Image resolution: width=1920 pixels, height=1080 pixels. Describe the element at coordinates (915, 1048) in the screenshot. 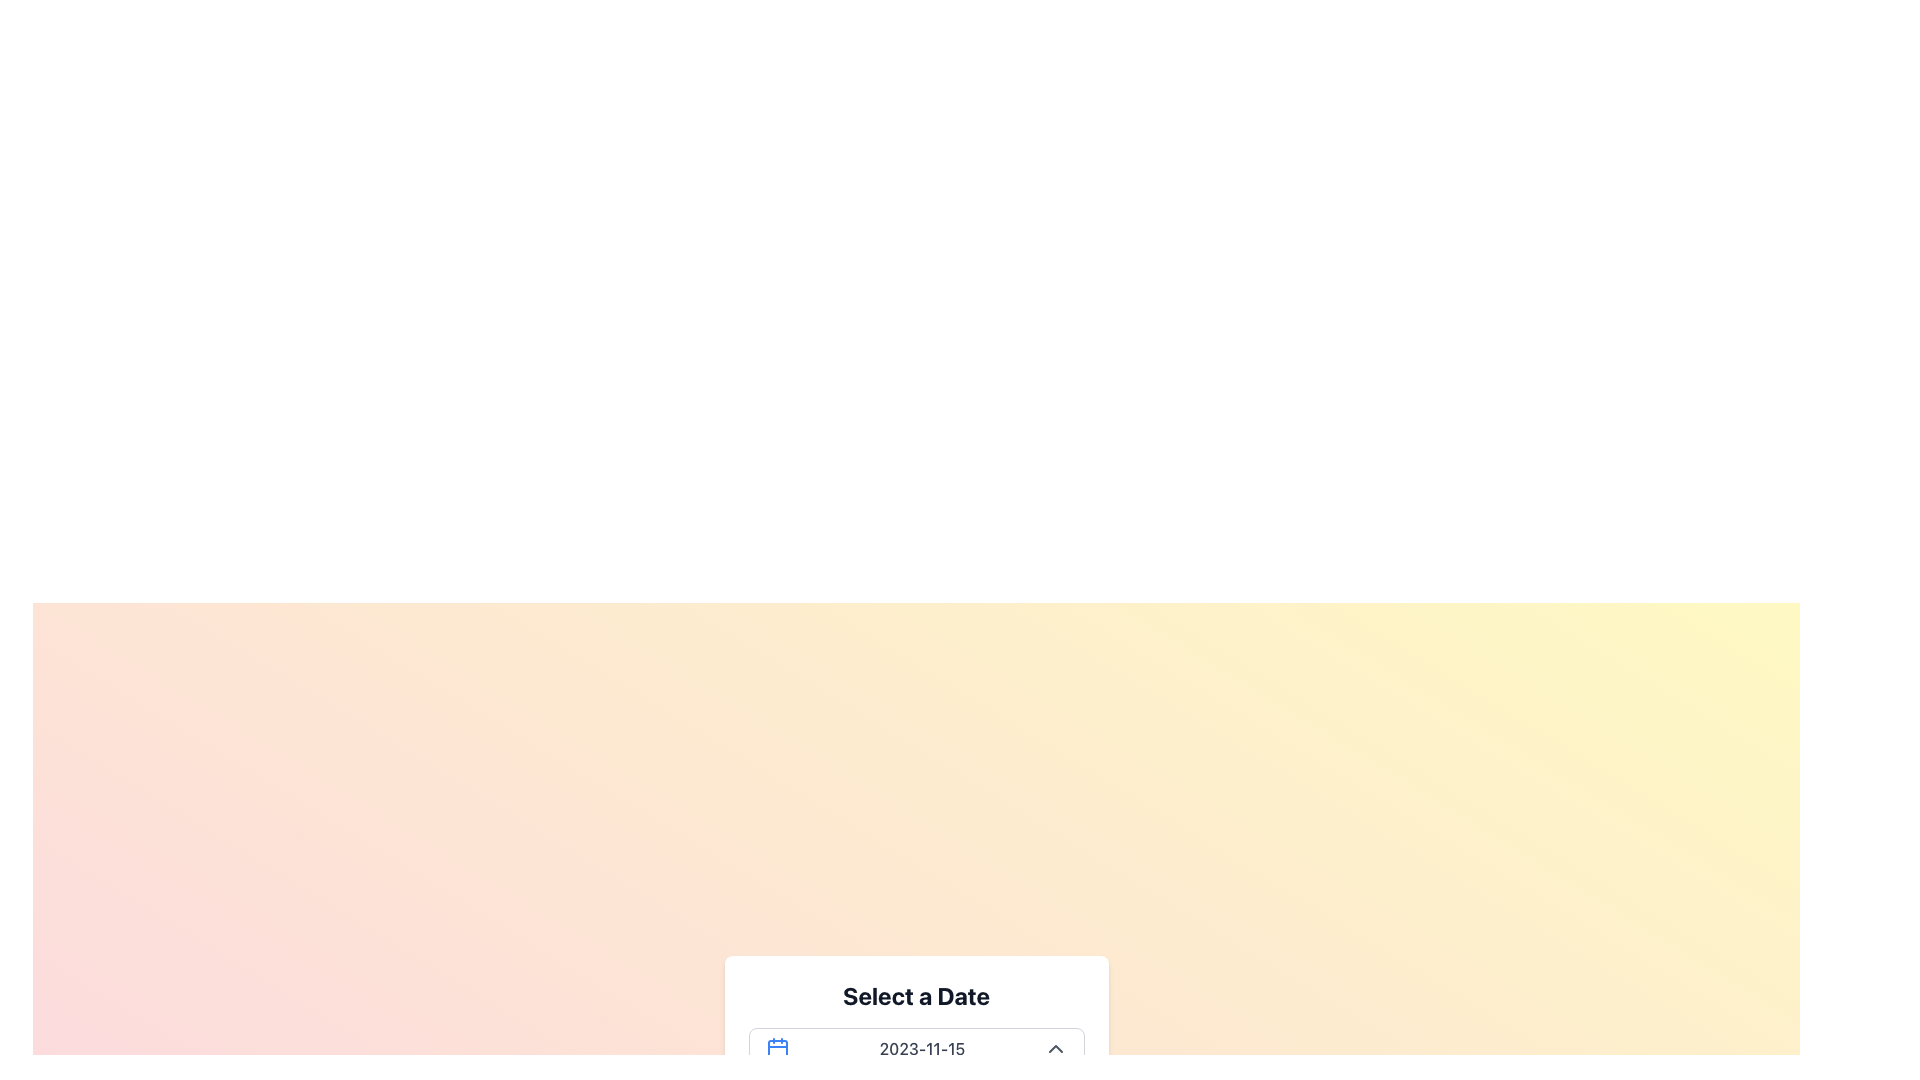

I see `the Interactive date field element with a blue calendar icon on the left and a gray upward-pointing chevron icon on the right for text editing or selection` at that location.